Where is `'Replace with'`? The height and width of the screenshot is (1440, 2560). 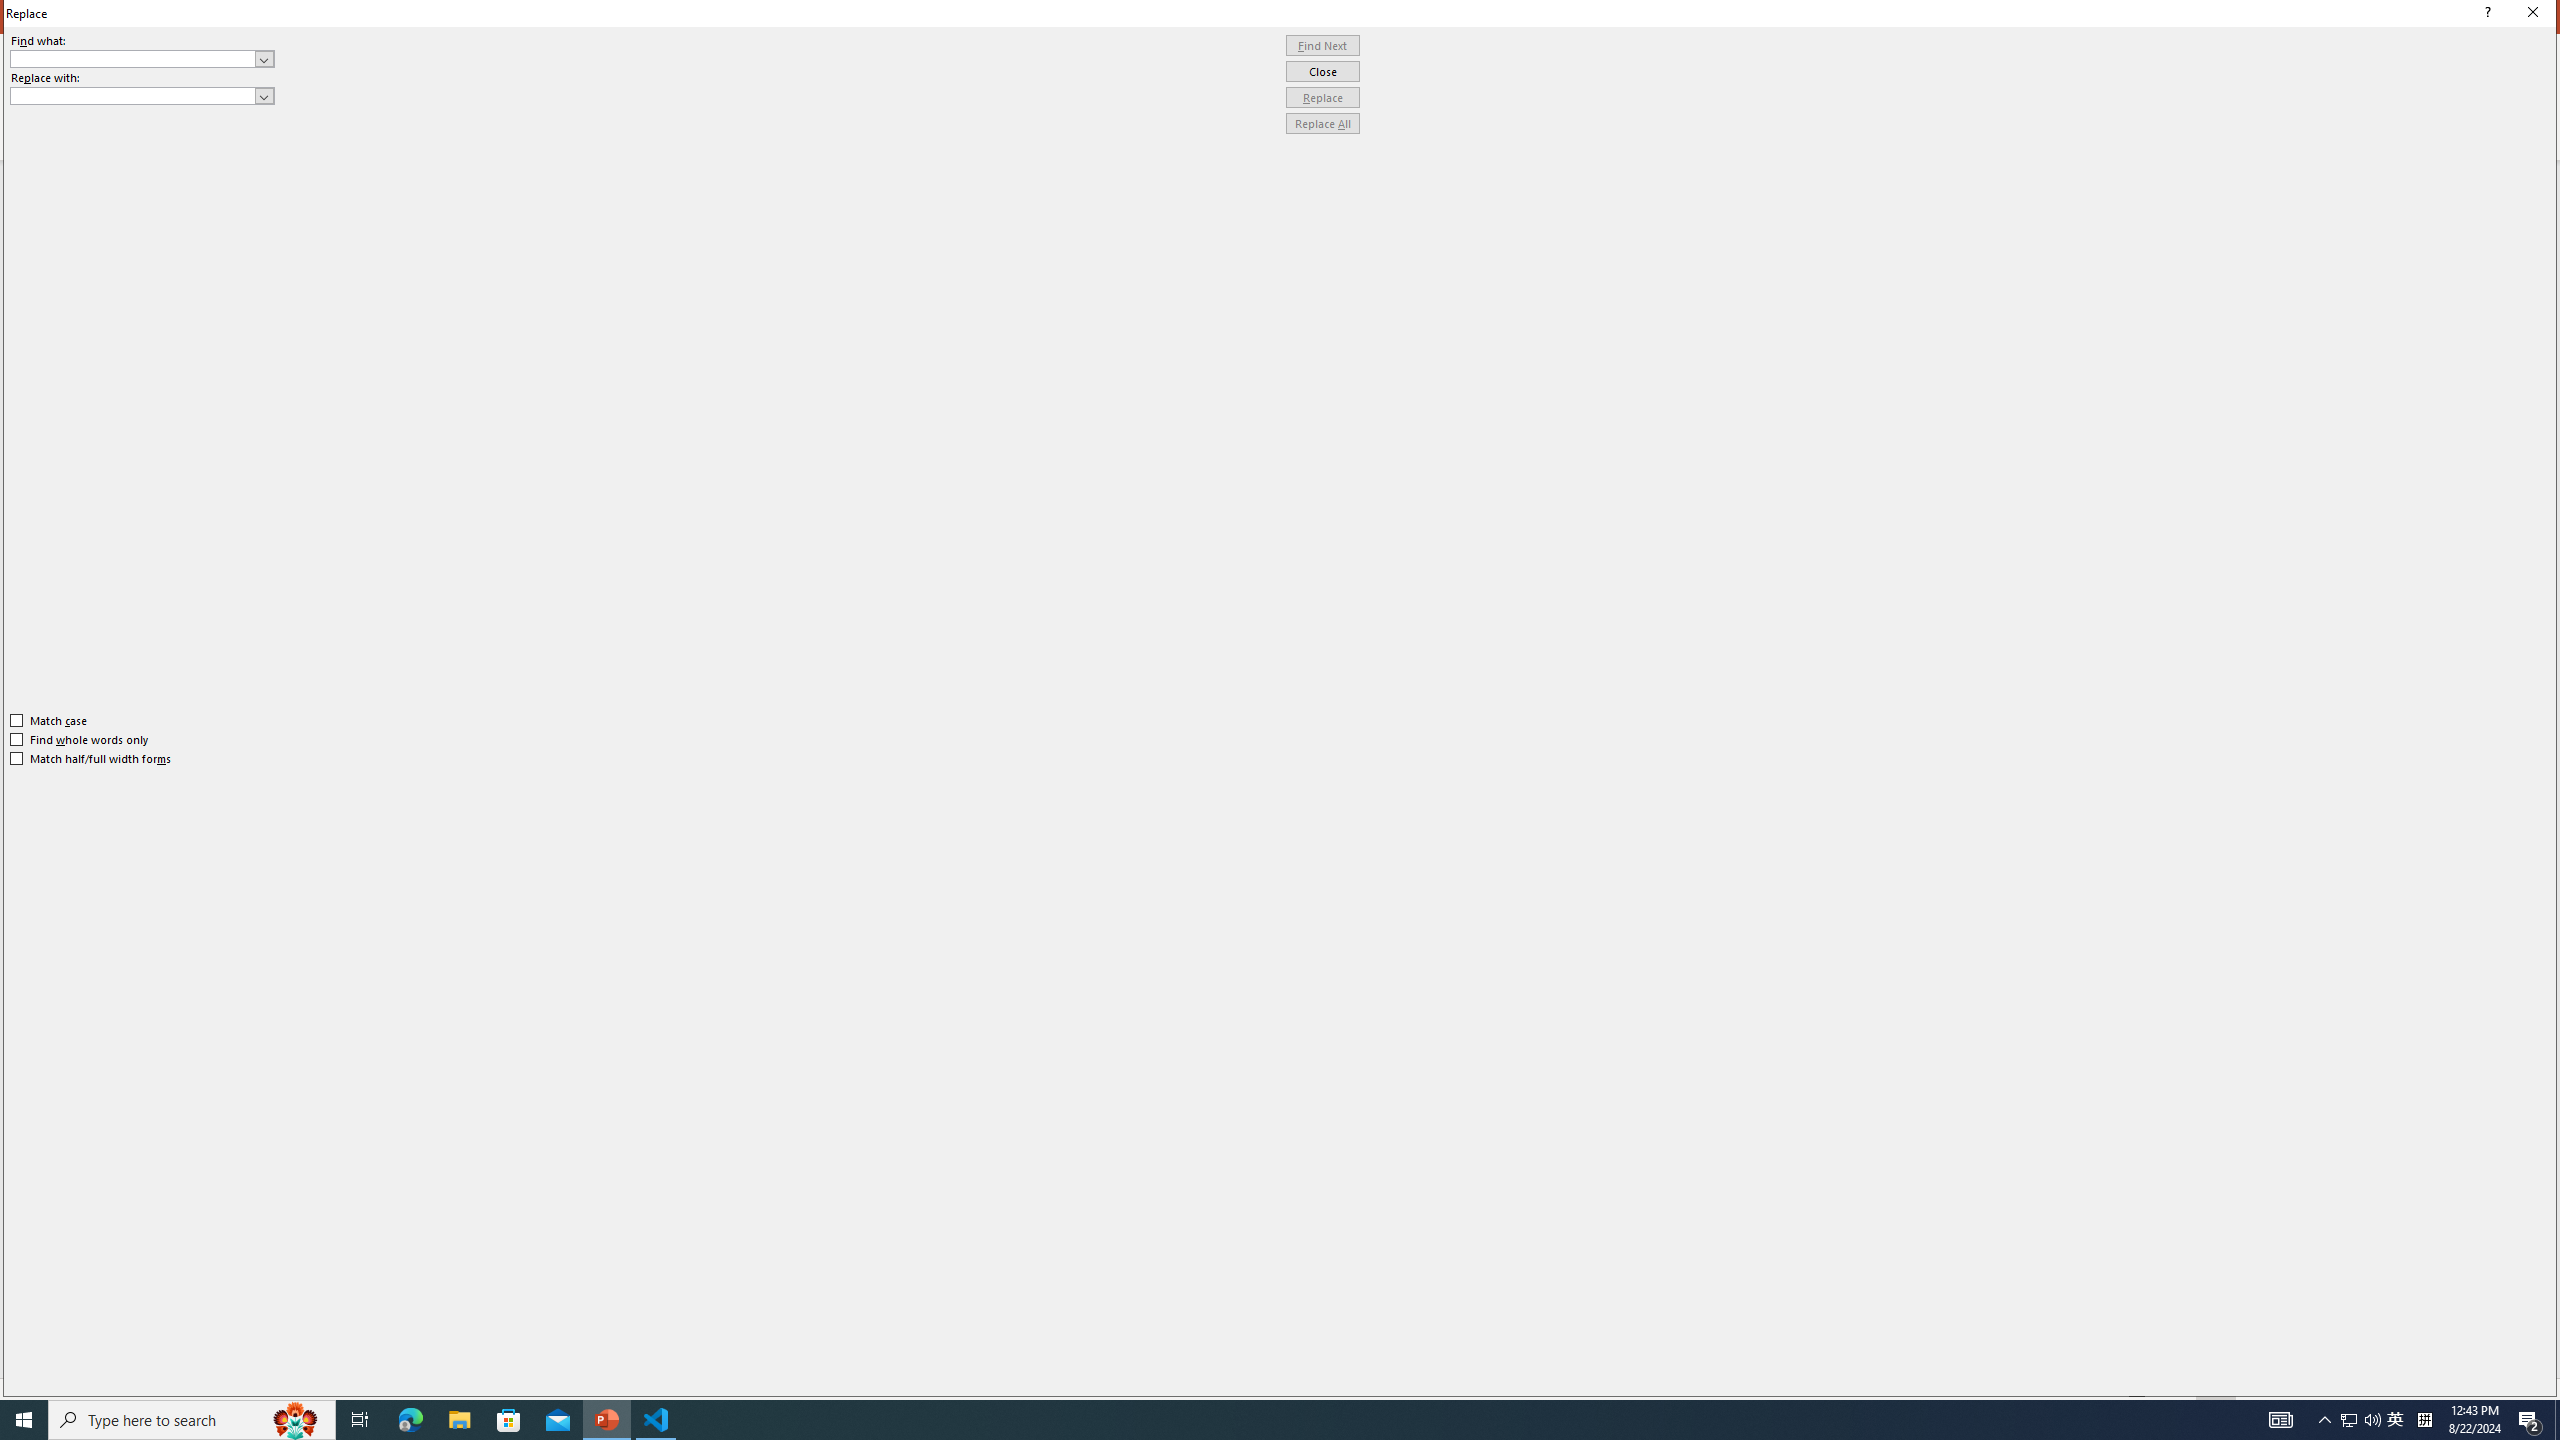
'Replace with' is located at coordinates (142, 95).